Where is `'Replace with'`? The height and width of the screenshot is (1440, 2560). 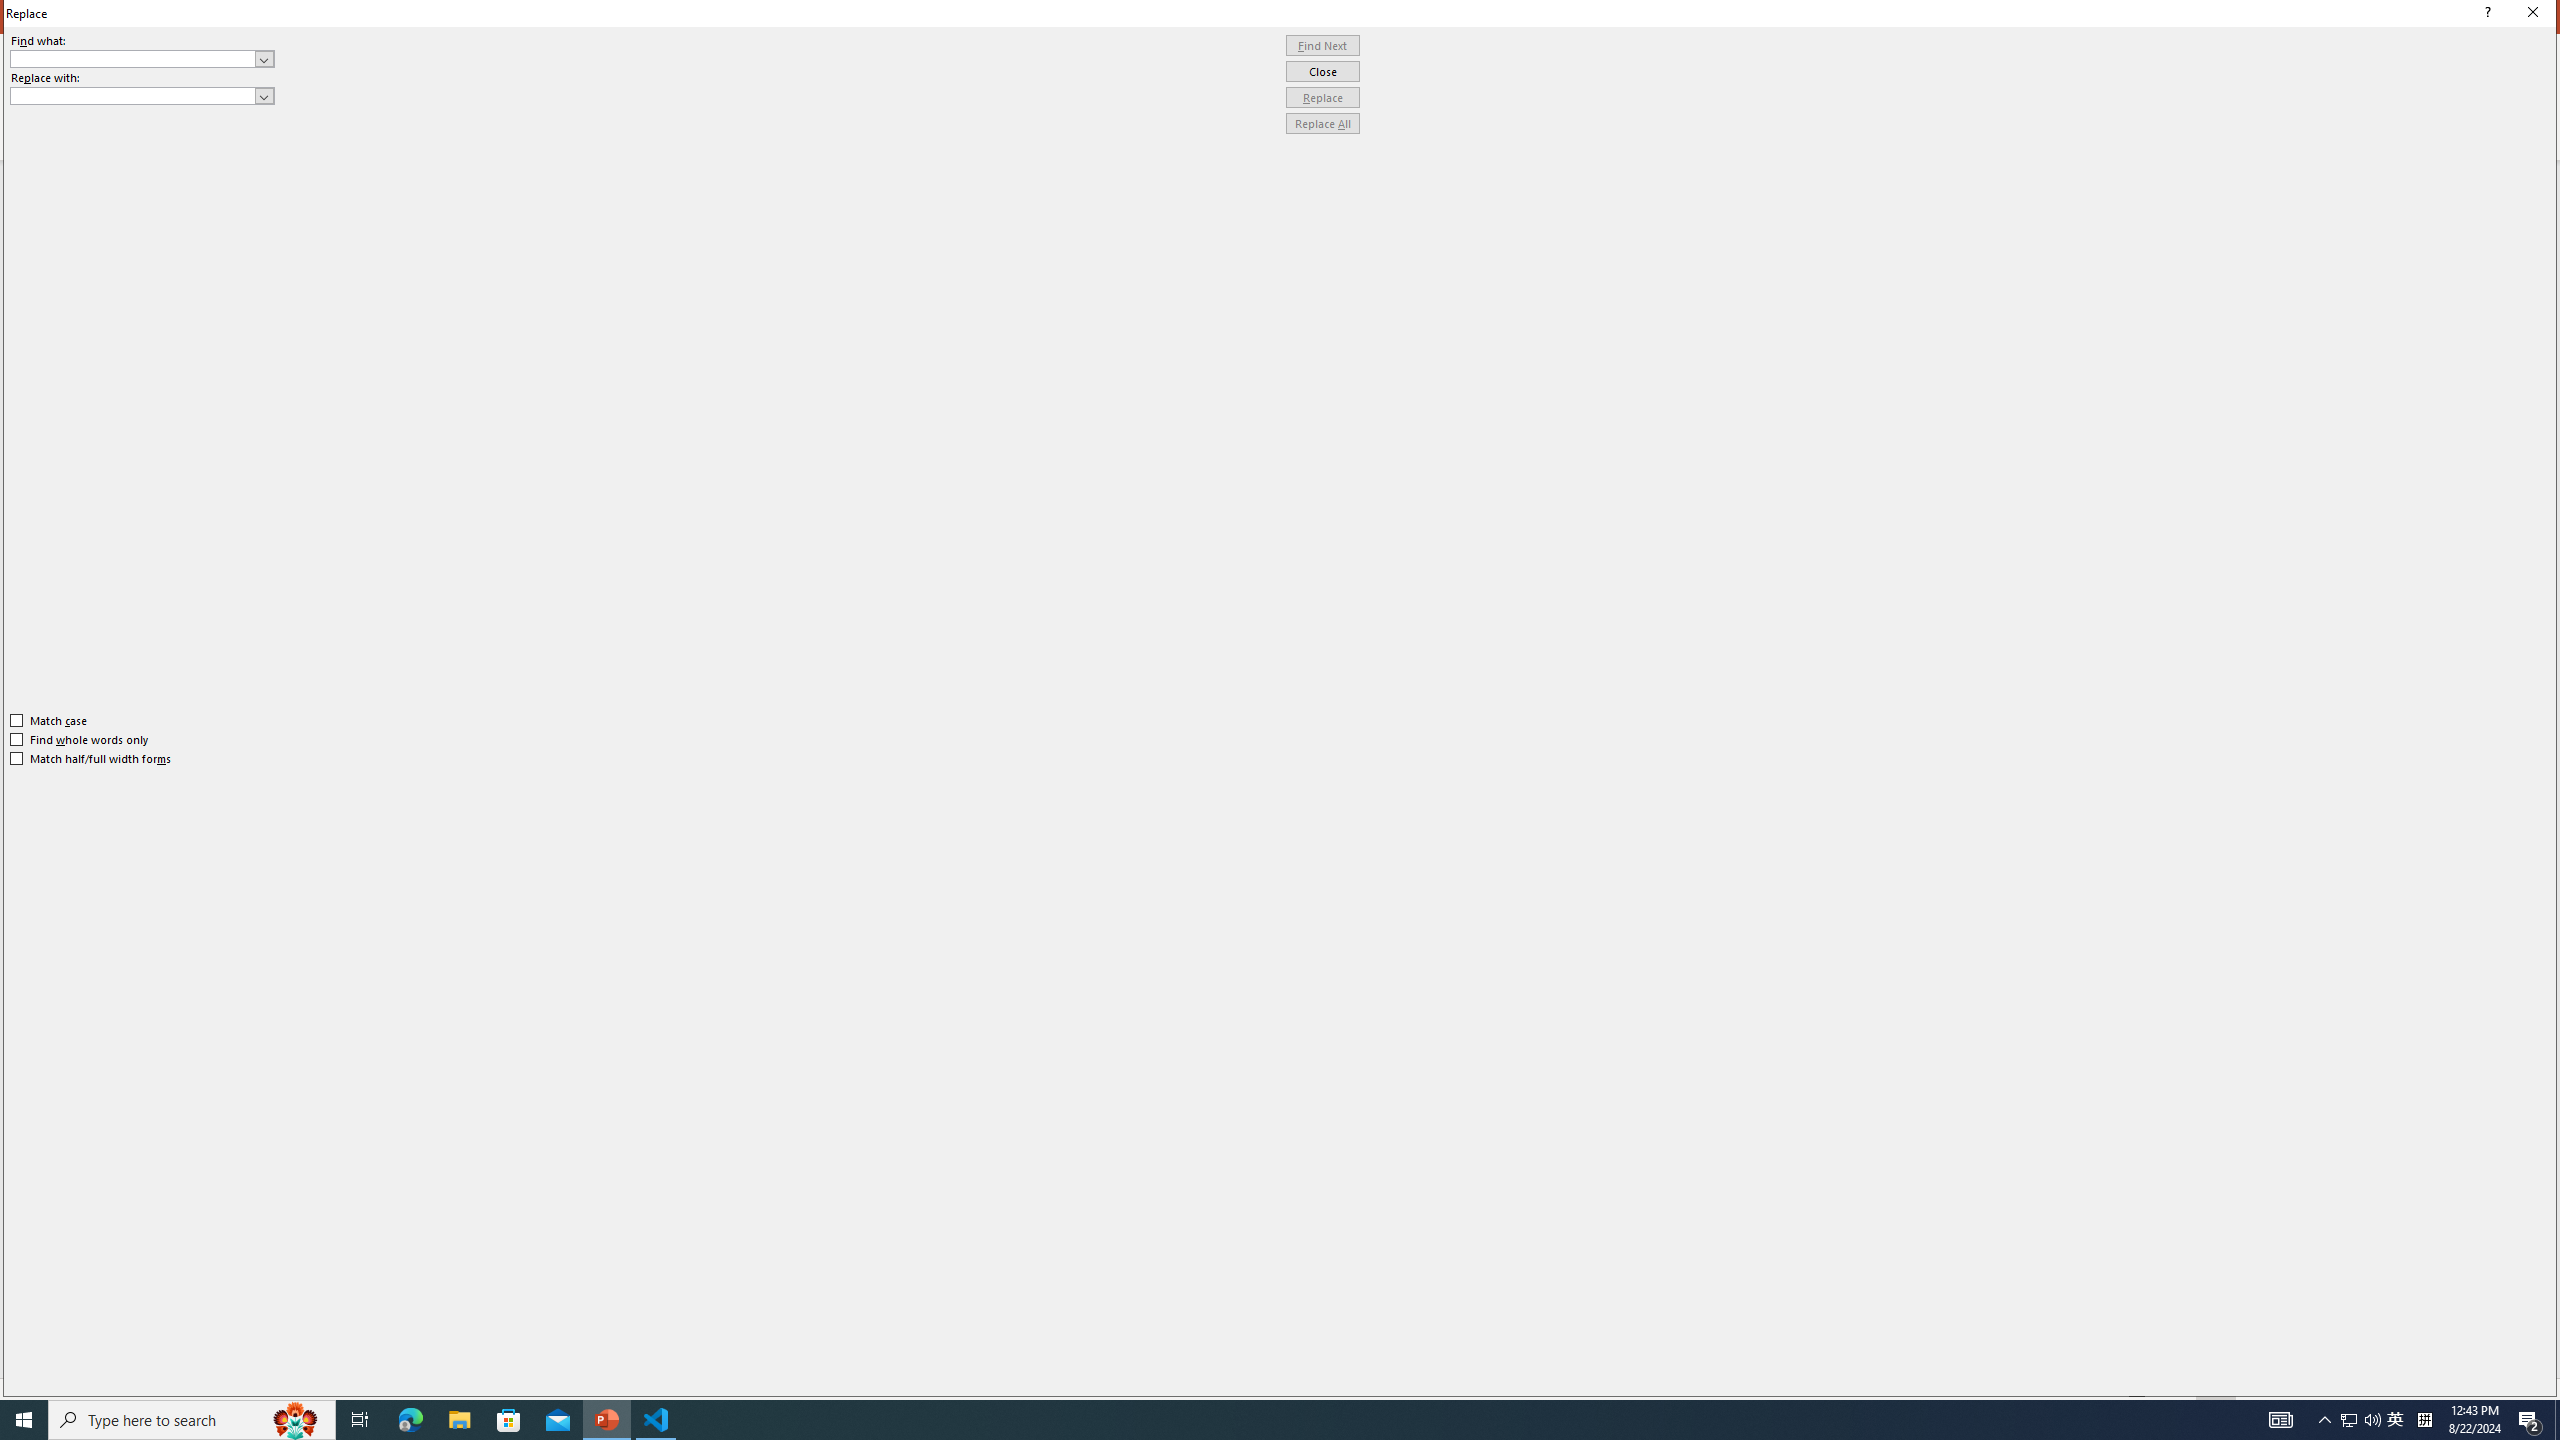
'Replace with' is located at coordinates (142, 95).